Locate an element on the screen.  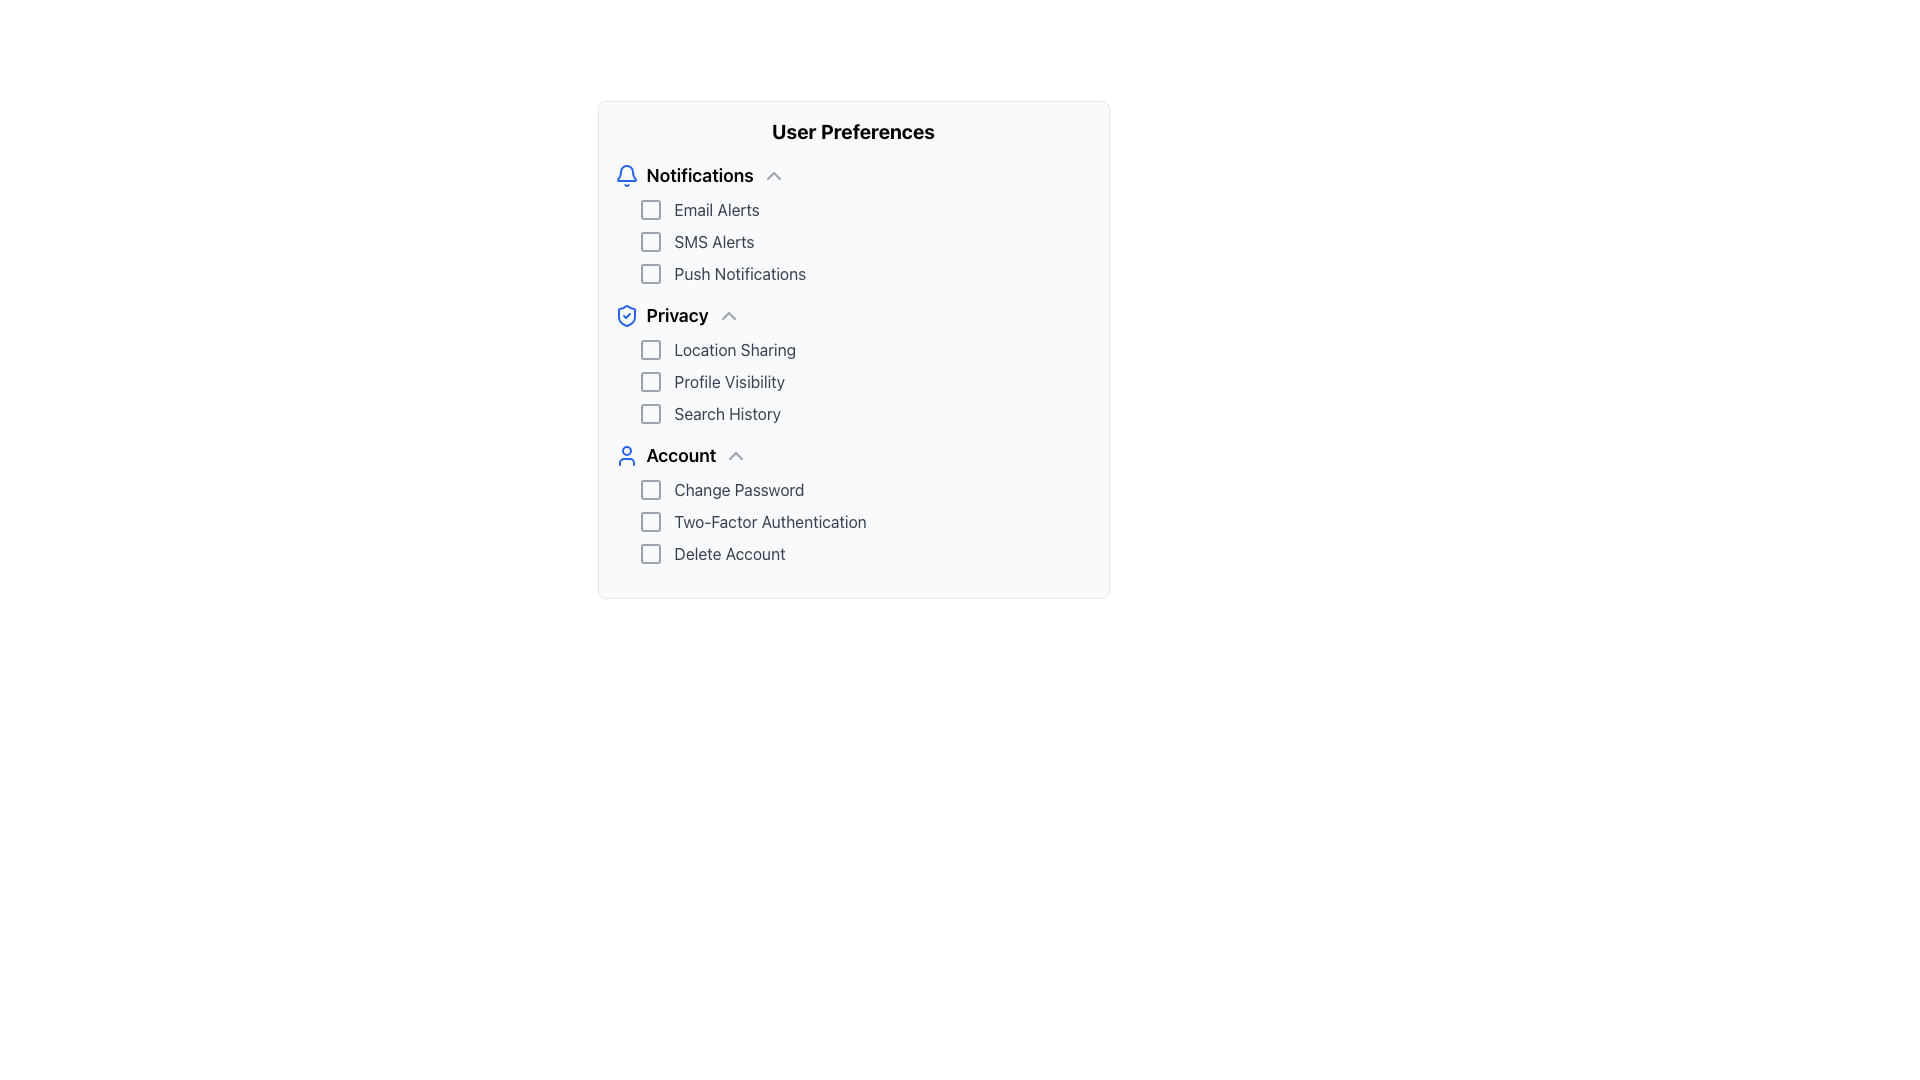
text of the 'Notifications' label in the User Preferences panel, which is the first item in the section and is located between a bell icon and a chevron icon is located at coordinates (700, 175).